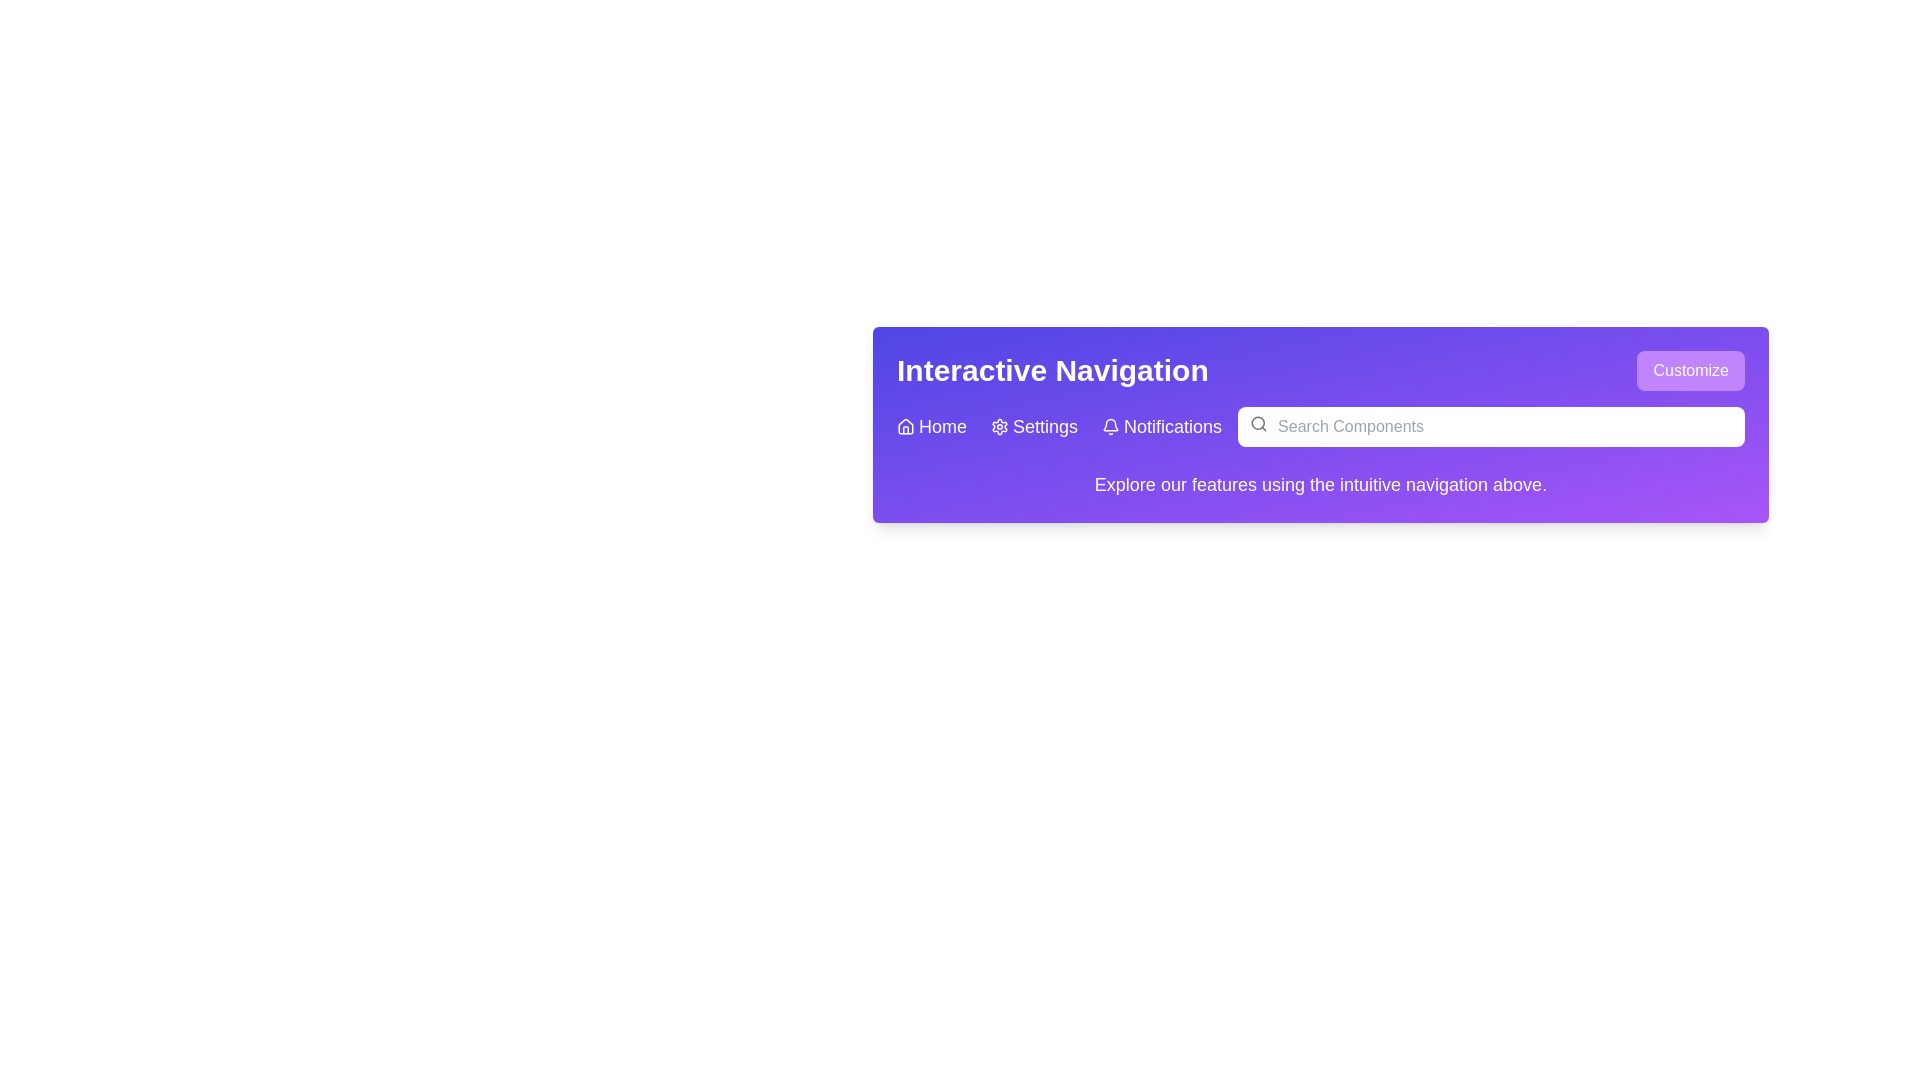 The image size is (1920, 1080). Describe the element at coordinates (1162, 426) in the screenshot. I see `the interactive link with icon and text that serves as a navigation link` at that location.